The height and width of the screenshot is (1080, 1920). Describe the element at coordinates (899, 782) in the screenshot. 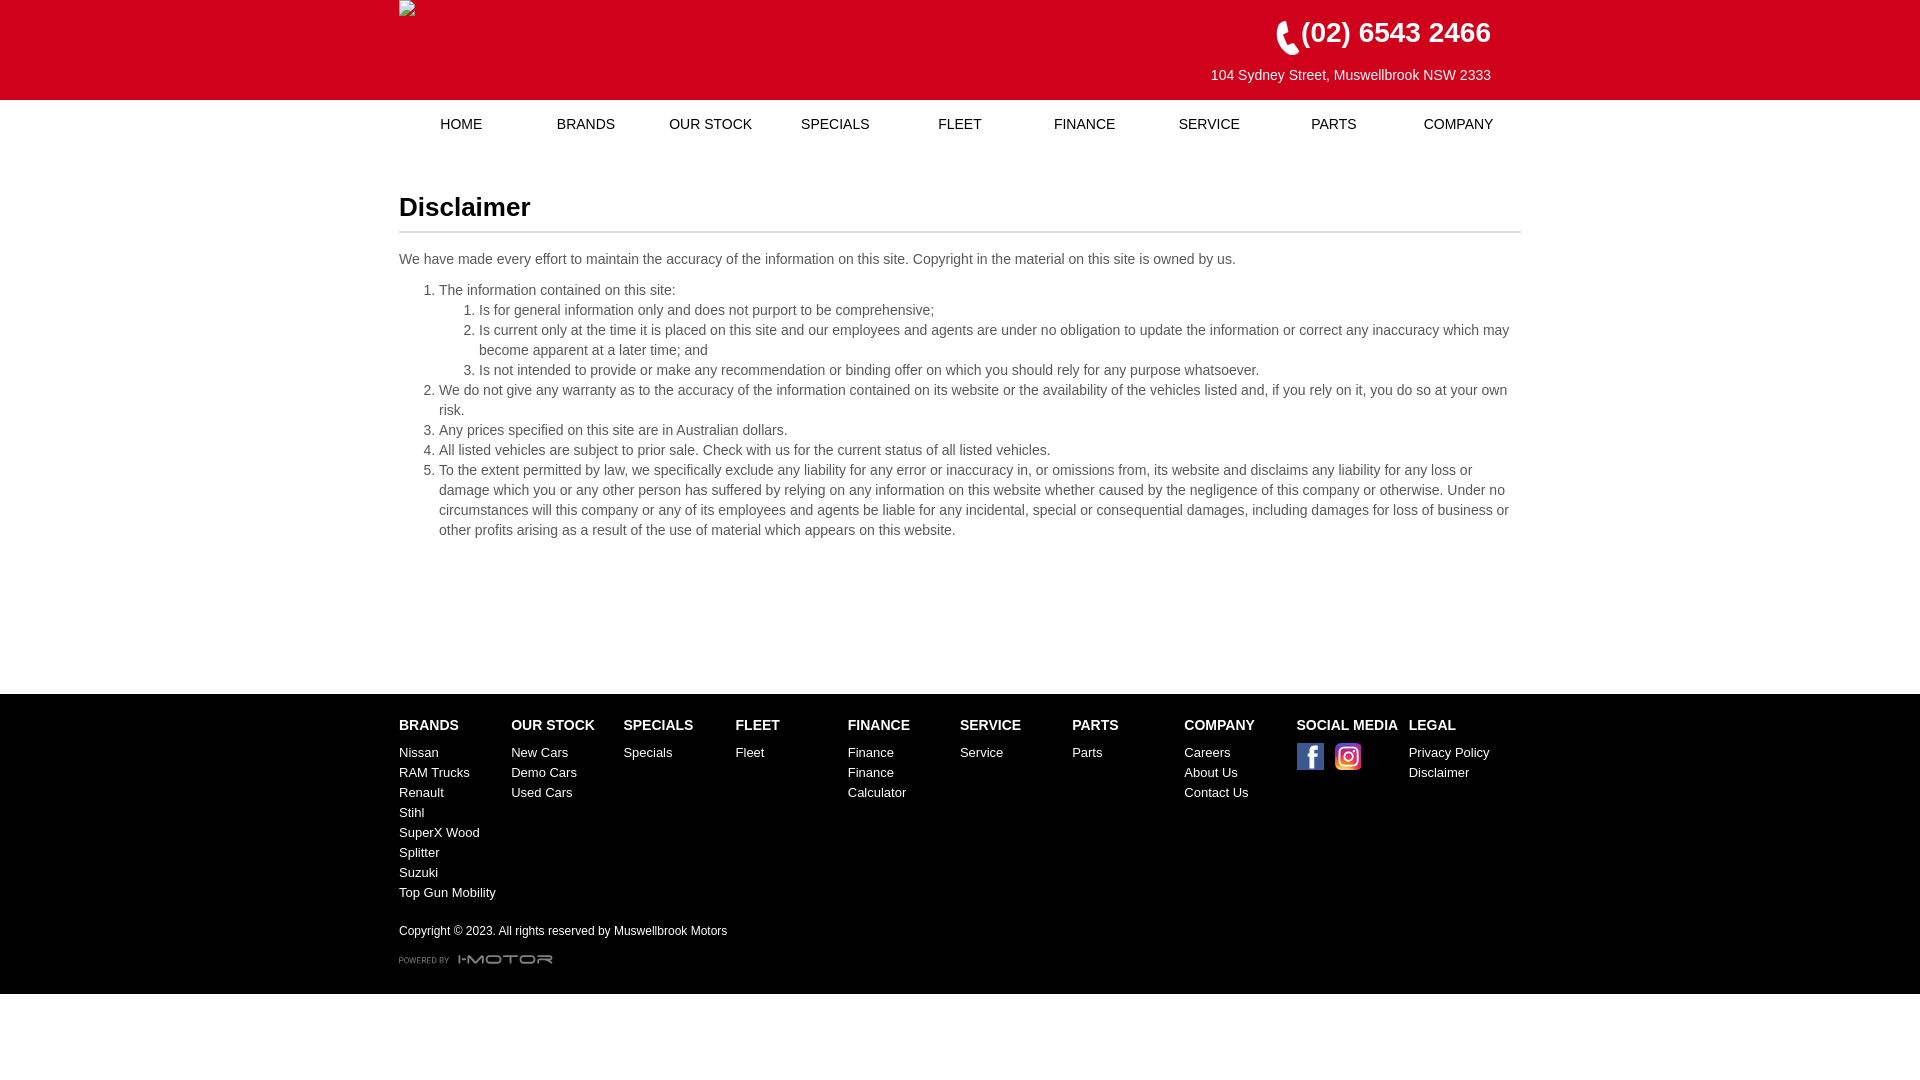

I see `'Finance Calculator'` at that location.